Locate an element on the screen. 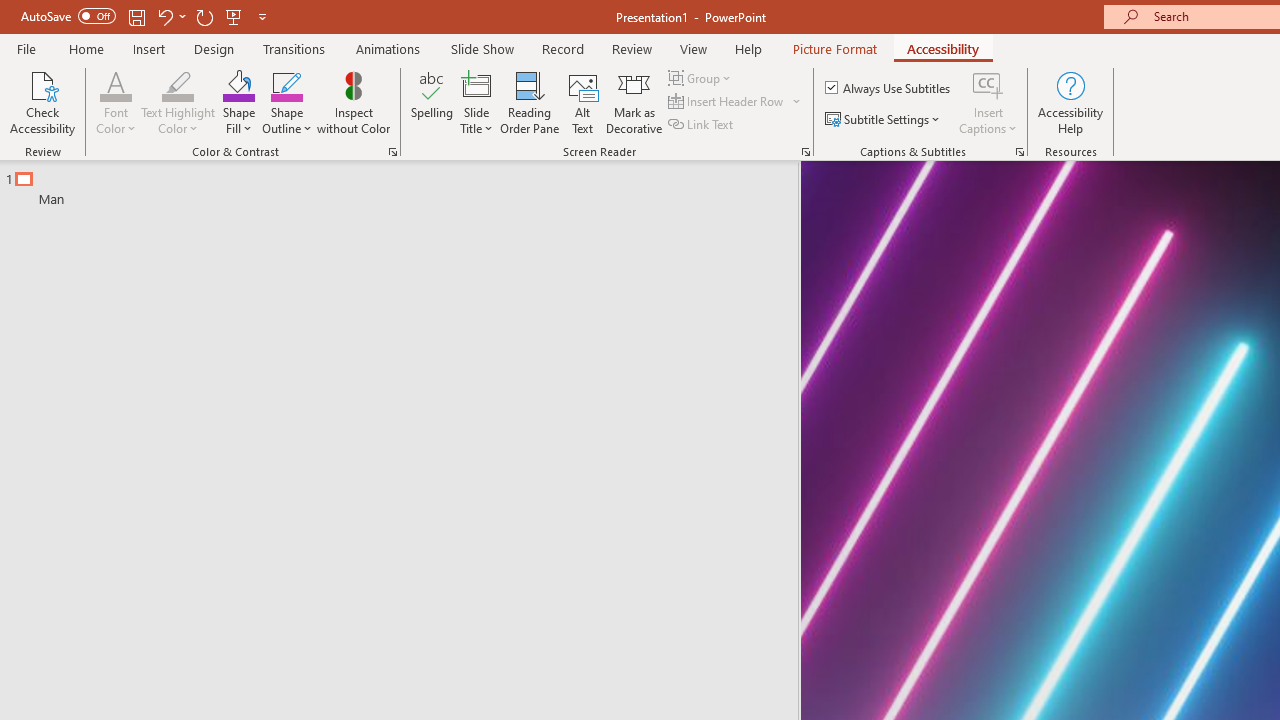 Image resolution: width=1280 pixels, height=720 pixels. 'Screen Reader' is located at coordinates (805, 150).